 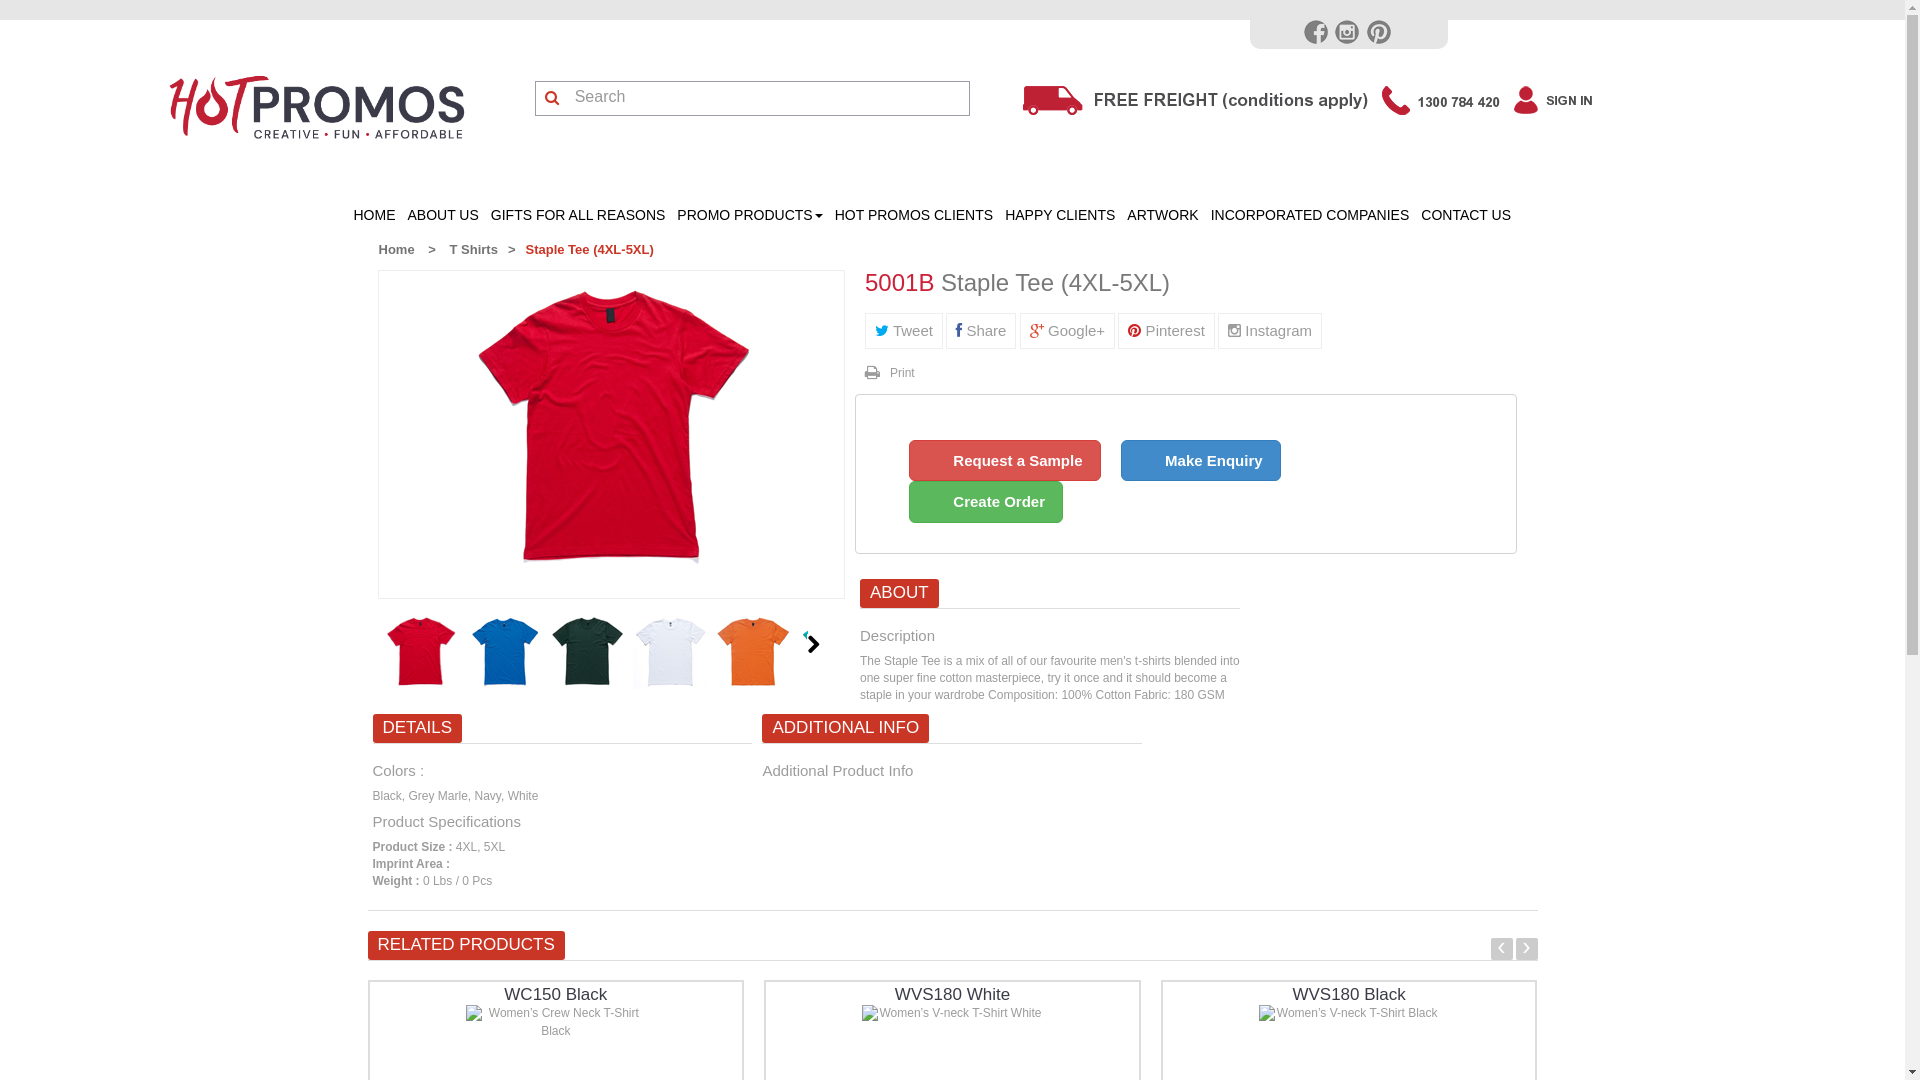 I want to click on 'HOME', so click(x=347, y=215).